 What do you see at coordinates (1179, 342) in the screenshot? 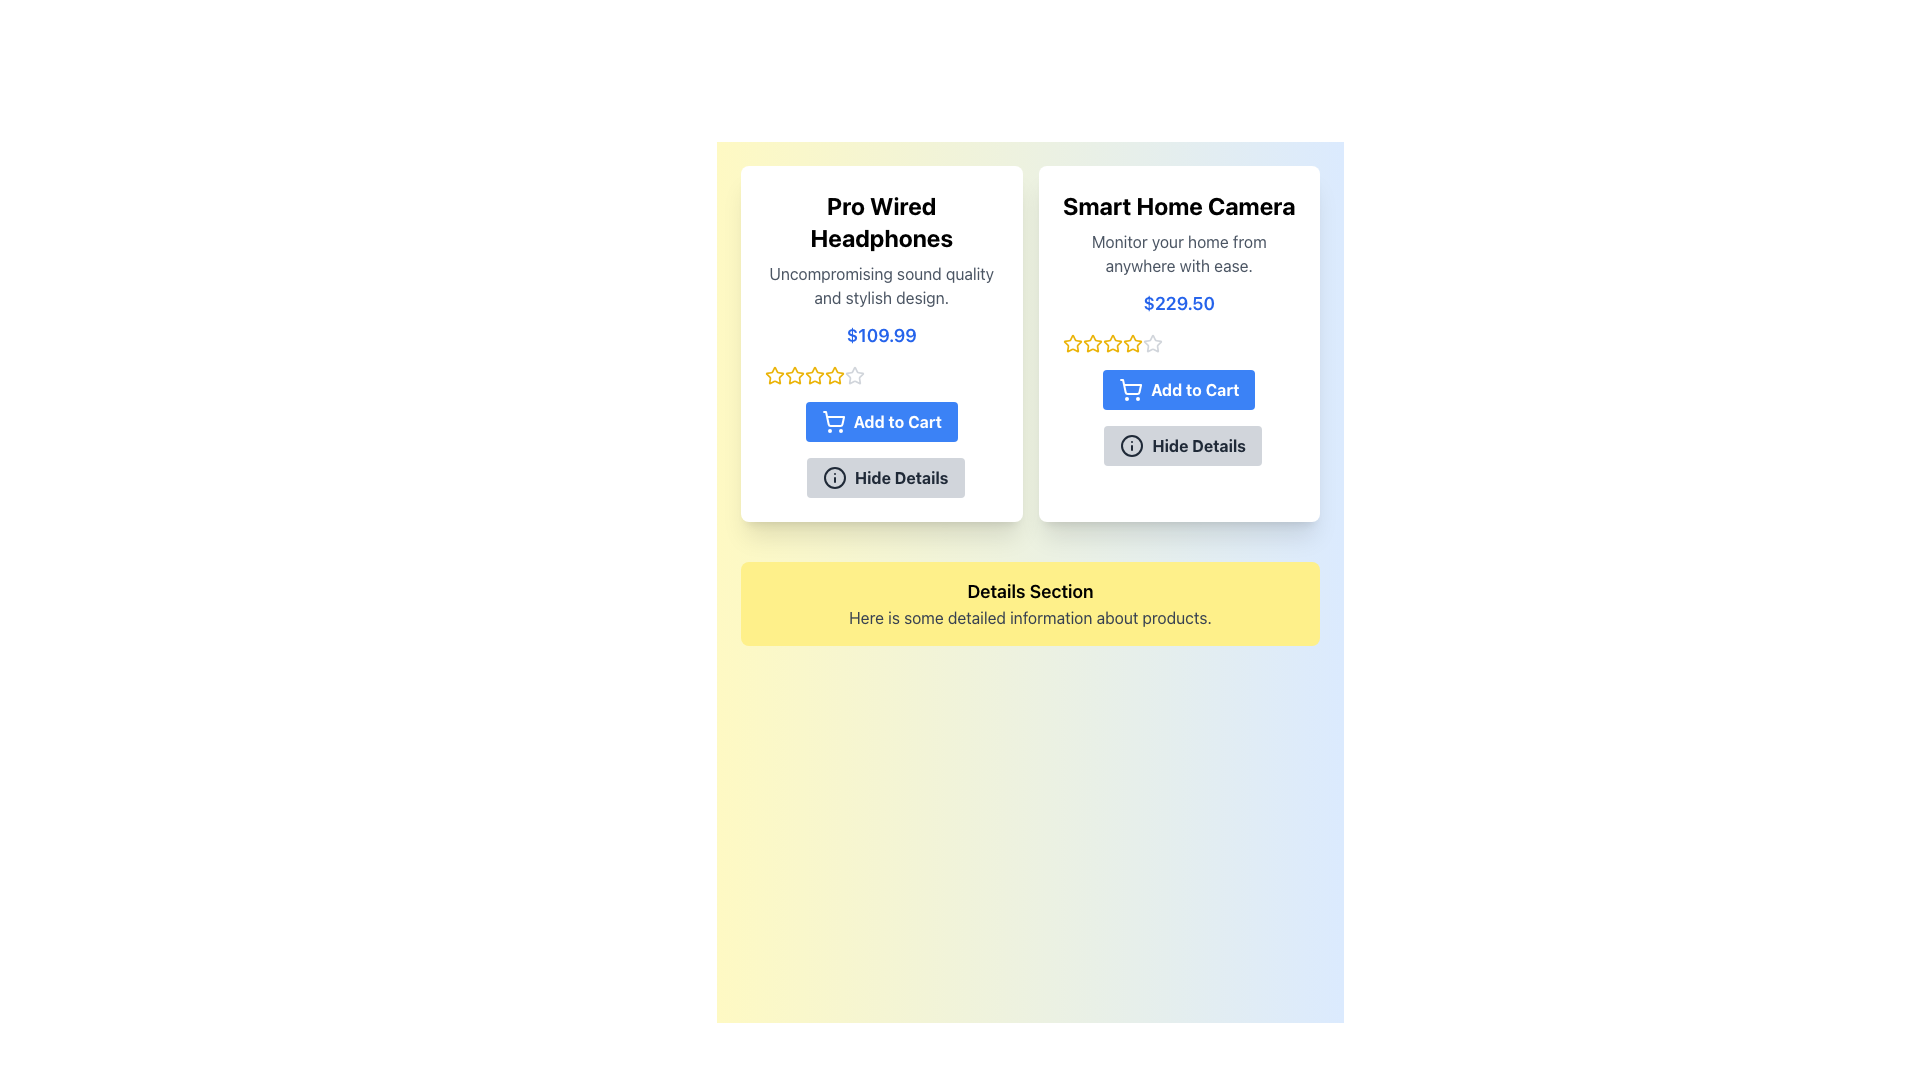
I see `each star in the rating component for the product 'Smart Home Camera' to visually indicate the rating options available` at bounding box center [1179, 342].